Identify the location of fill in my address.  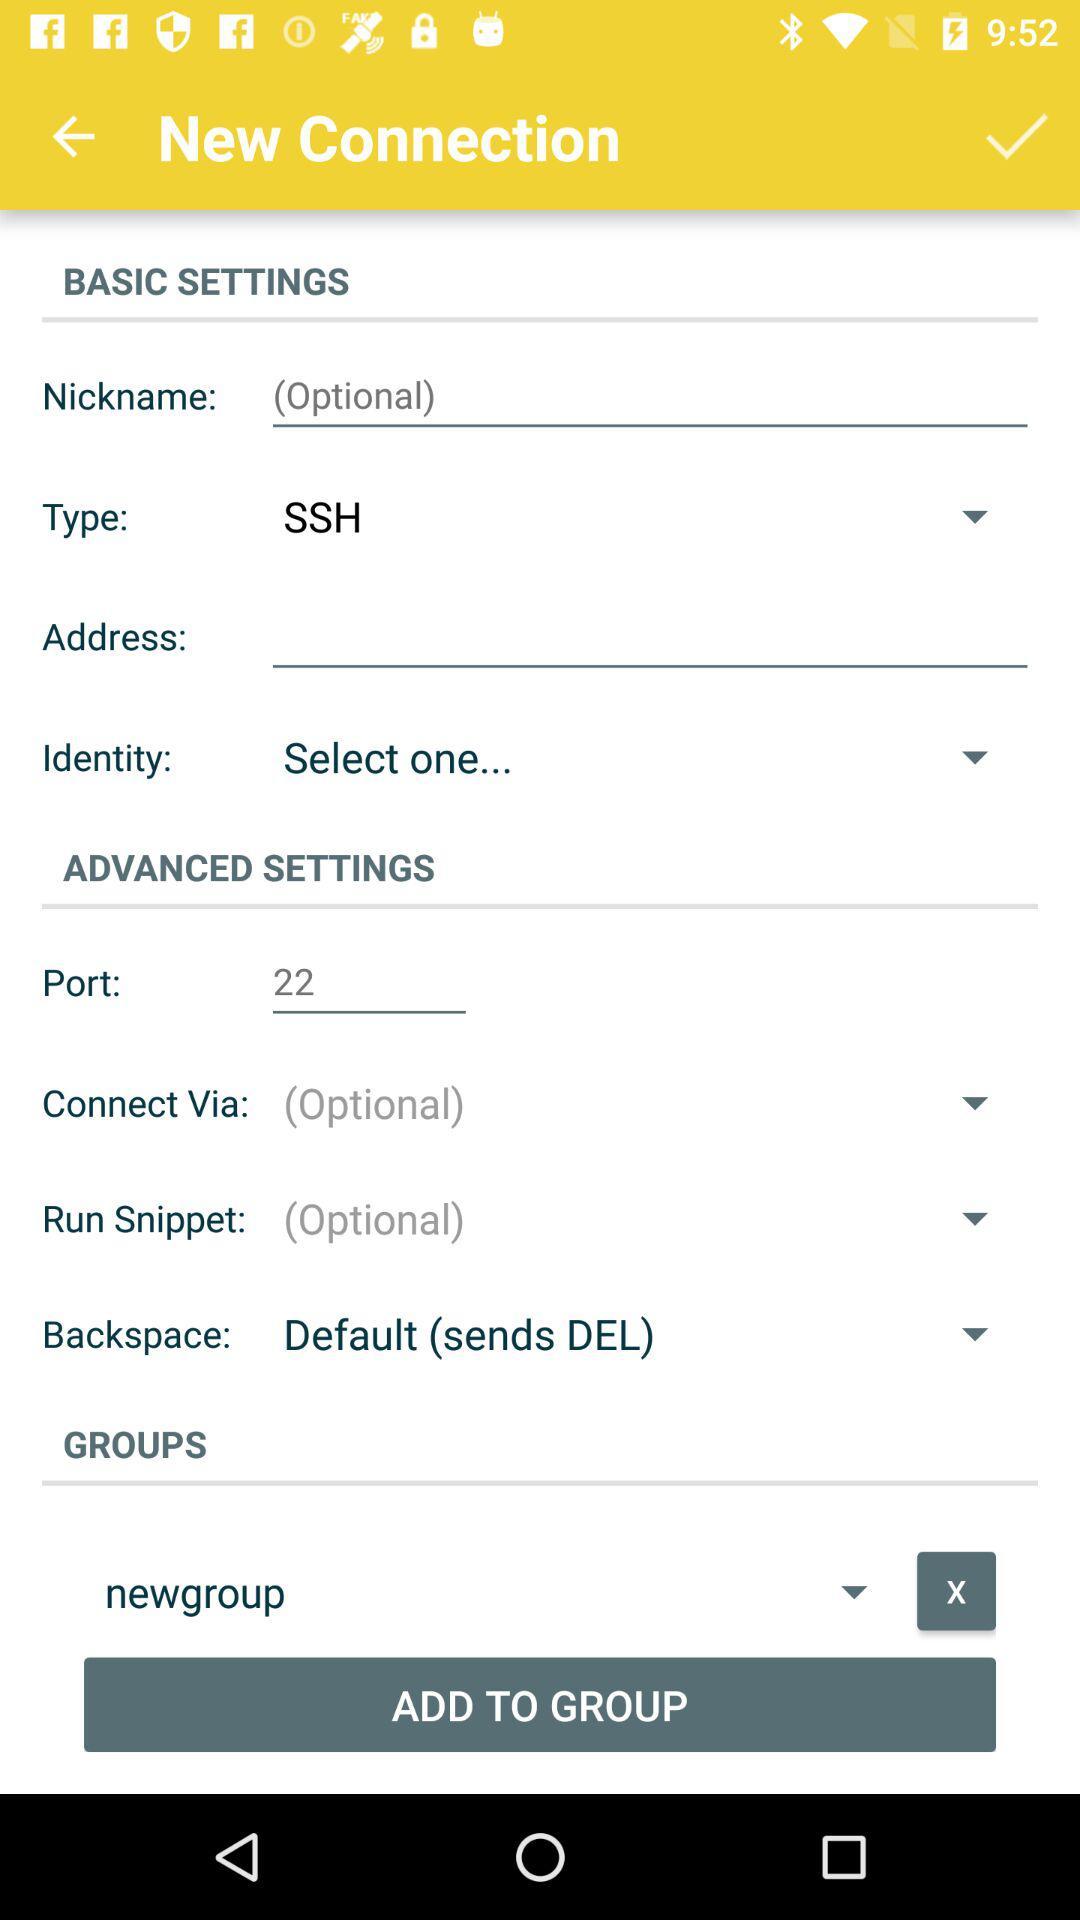
(650, 635).